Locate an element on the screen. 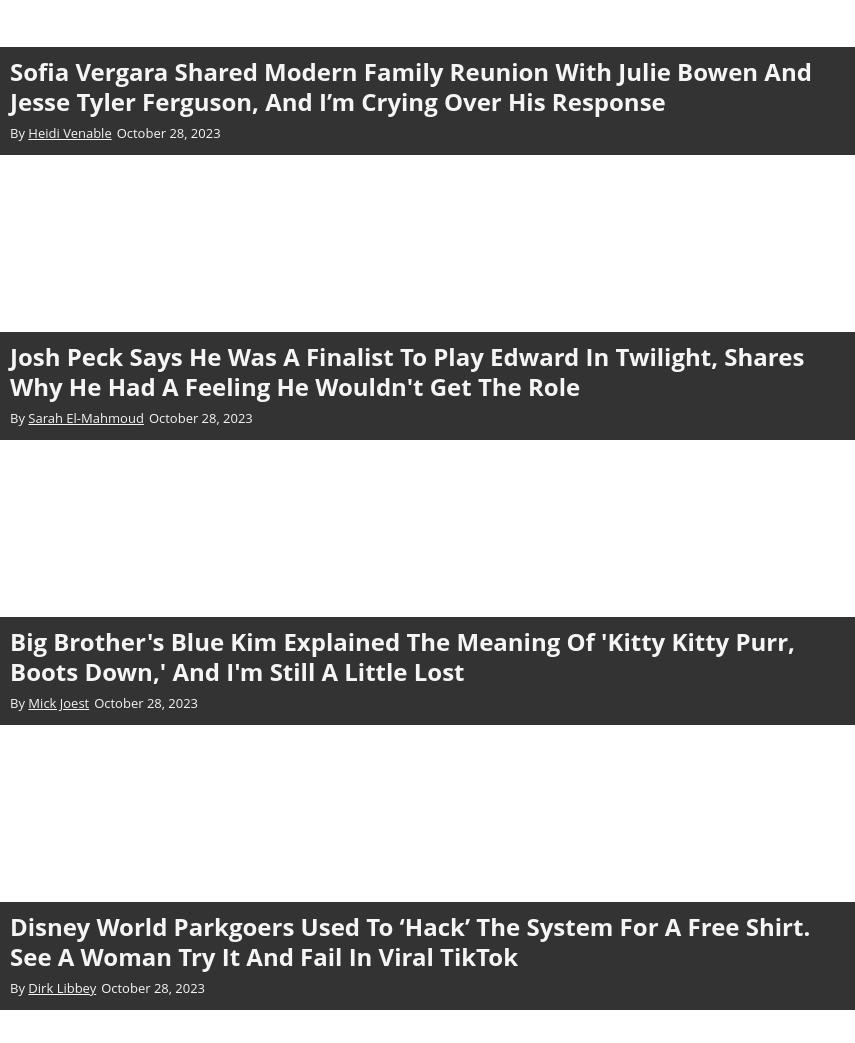  'Mick Joest' is located at coordinates (57, 702).